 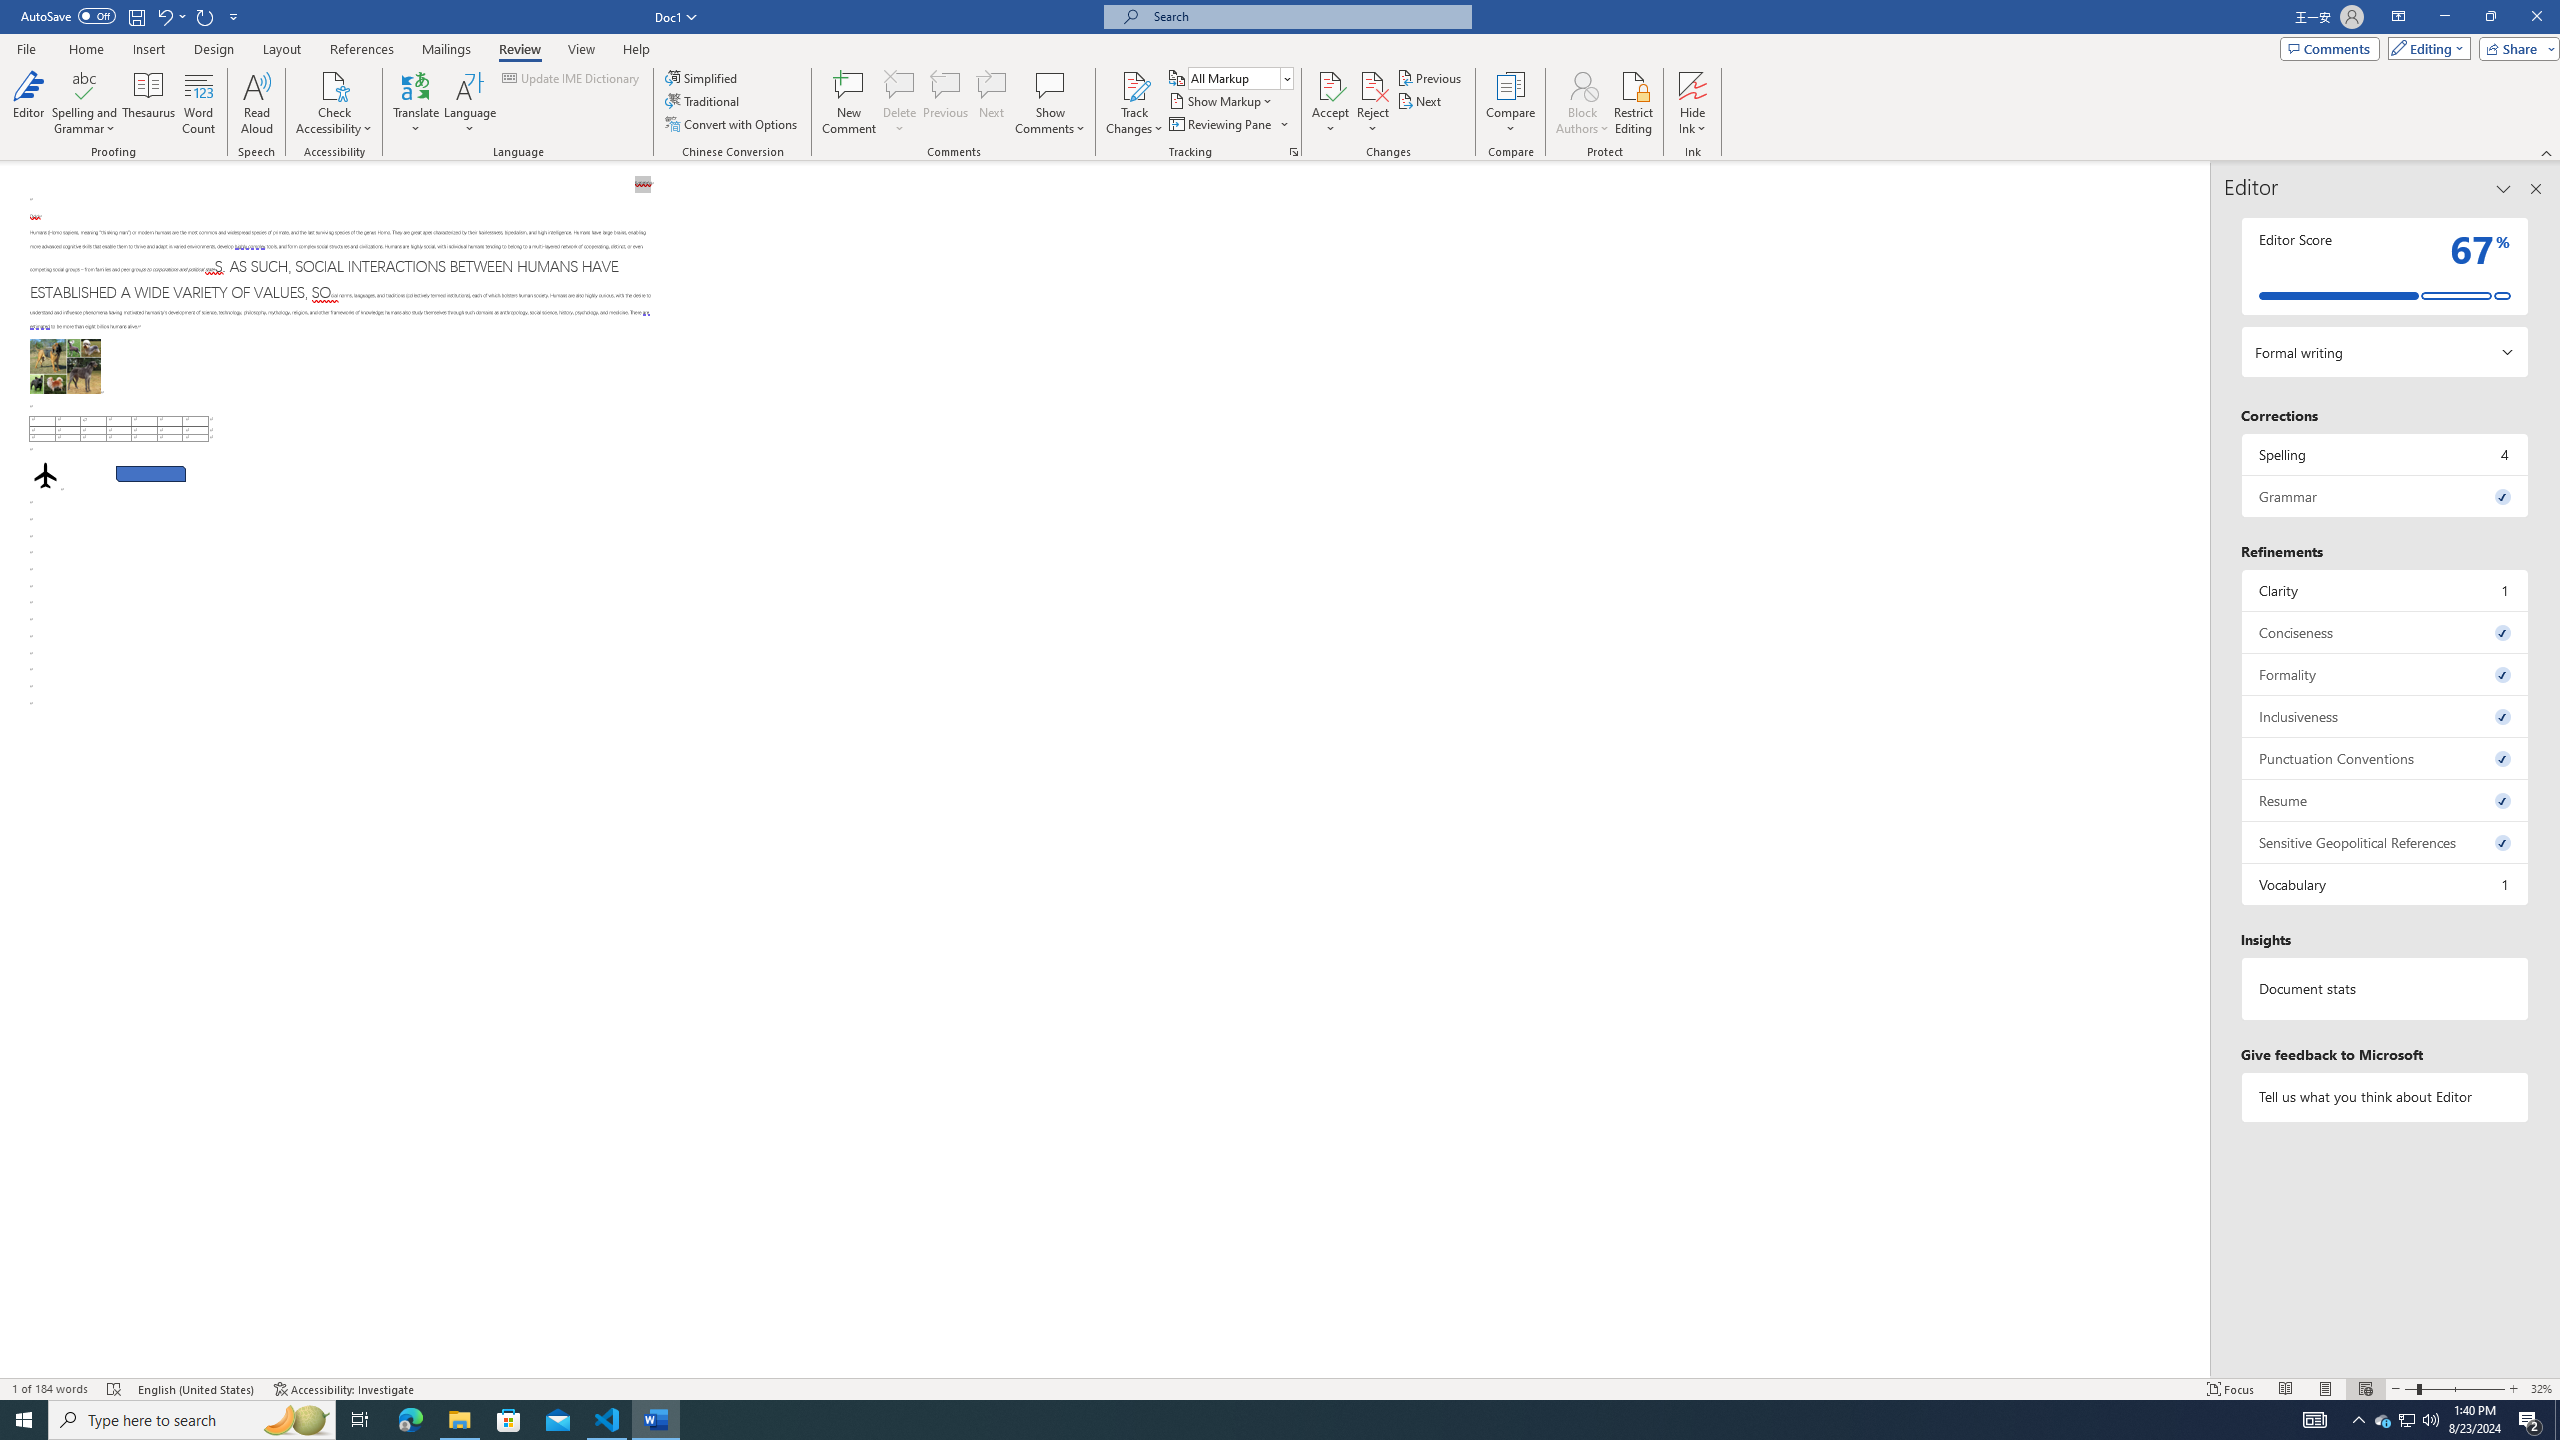 What do you see at coordinates (470, 103) in the screenshot?
I see `'Language'` at bounding box center [470, 103].